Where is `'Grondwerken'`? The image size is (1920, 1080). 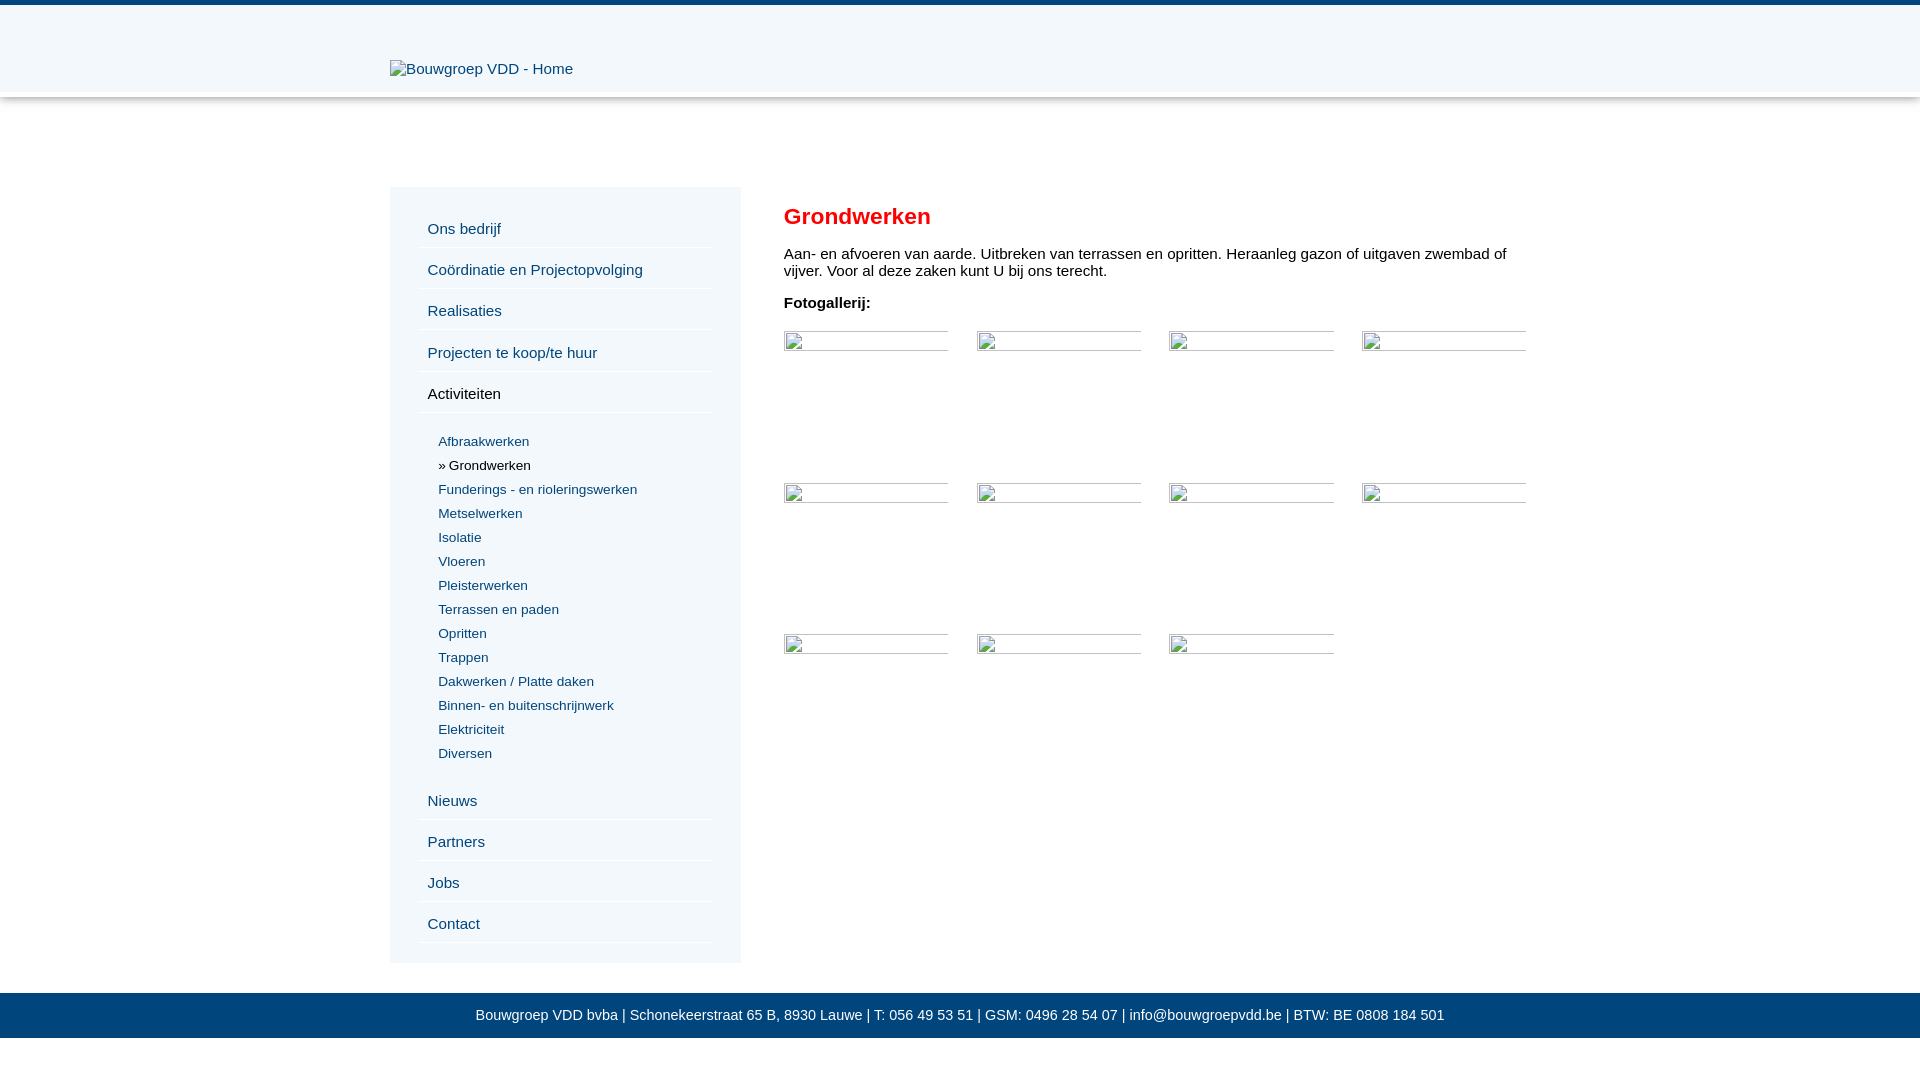 'Grondwerken' is located at coordinates (865, 344).